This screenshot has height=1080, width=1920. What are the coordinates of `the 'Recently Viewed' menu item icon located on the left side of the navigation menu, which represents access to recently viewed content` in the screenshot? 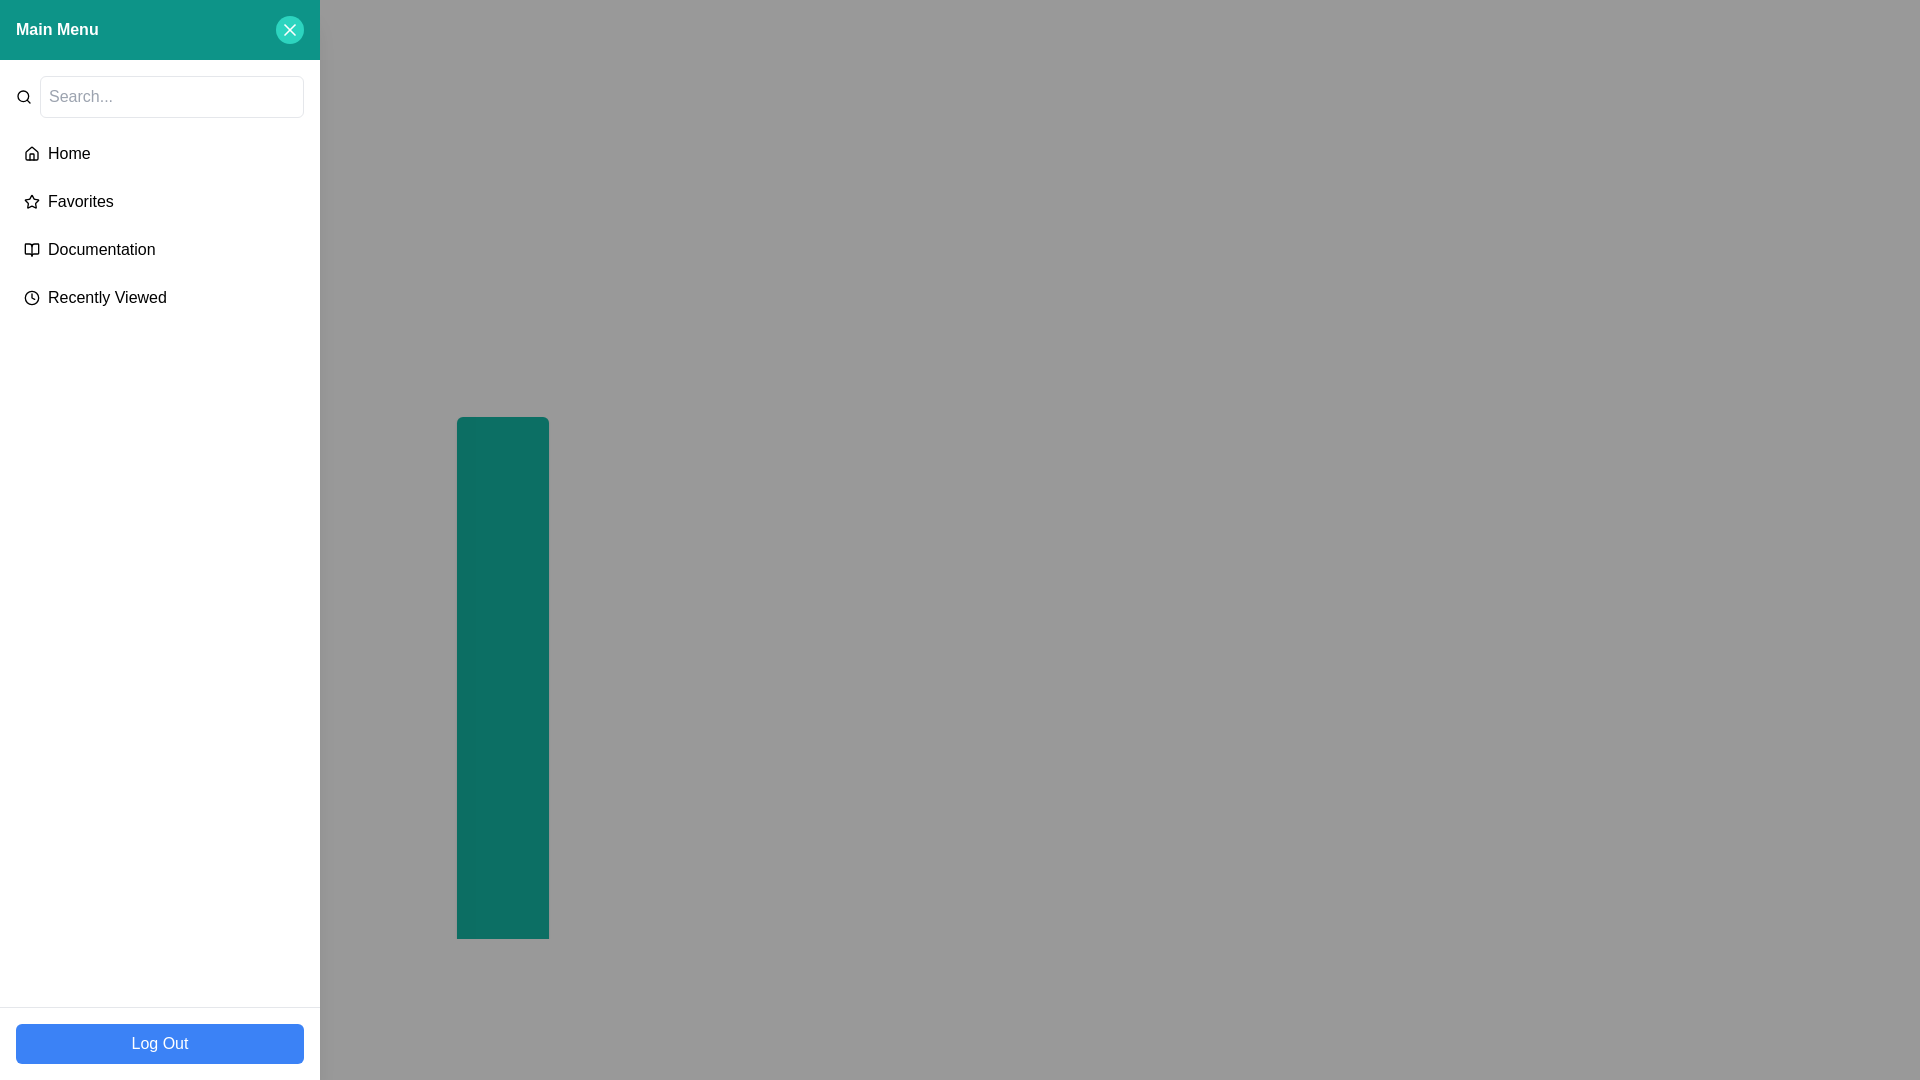 It's located at (32, 297).